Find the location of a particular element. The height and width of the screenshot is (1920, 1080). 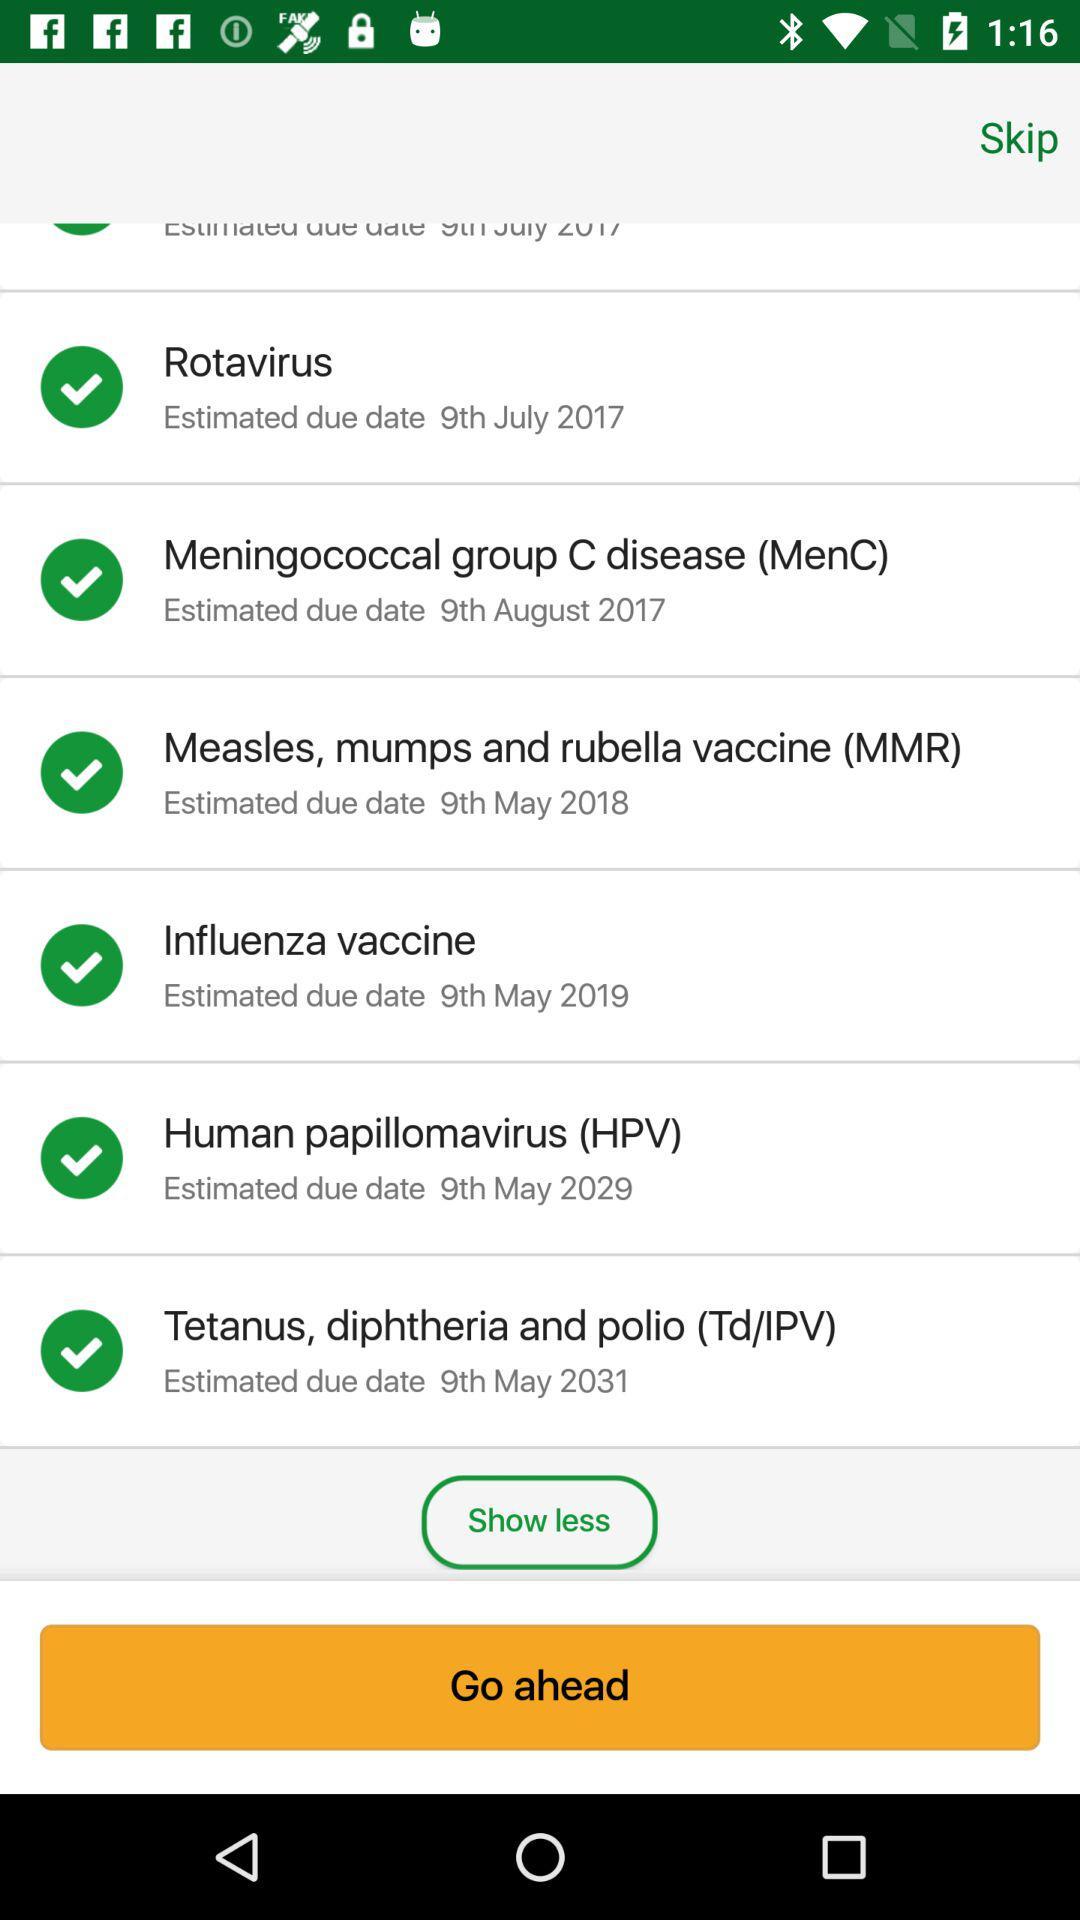

the go ahead icon is located at coordinates (540, 1686).